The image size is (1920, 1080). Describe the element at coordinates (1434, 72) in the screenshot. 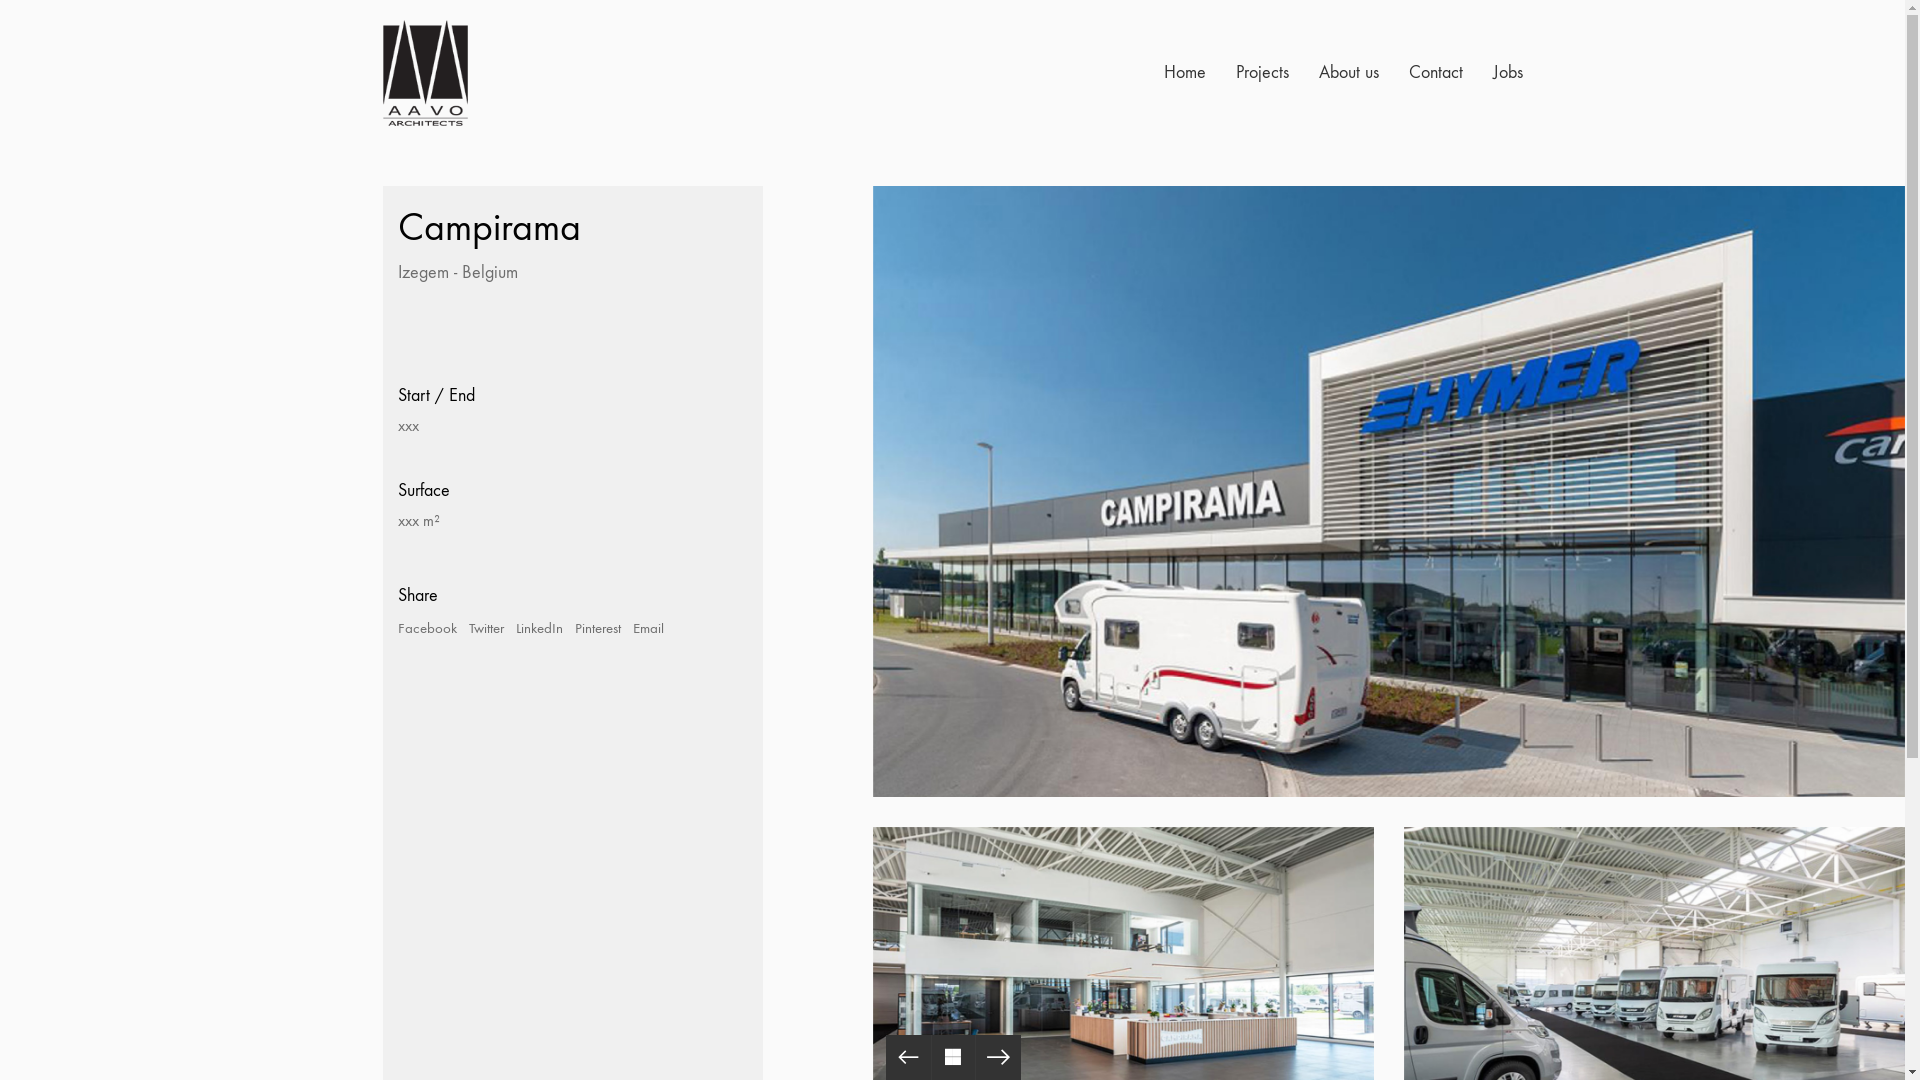

I see `'Contact'` at that location.